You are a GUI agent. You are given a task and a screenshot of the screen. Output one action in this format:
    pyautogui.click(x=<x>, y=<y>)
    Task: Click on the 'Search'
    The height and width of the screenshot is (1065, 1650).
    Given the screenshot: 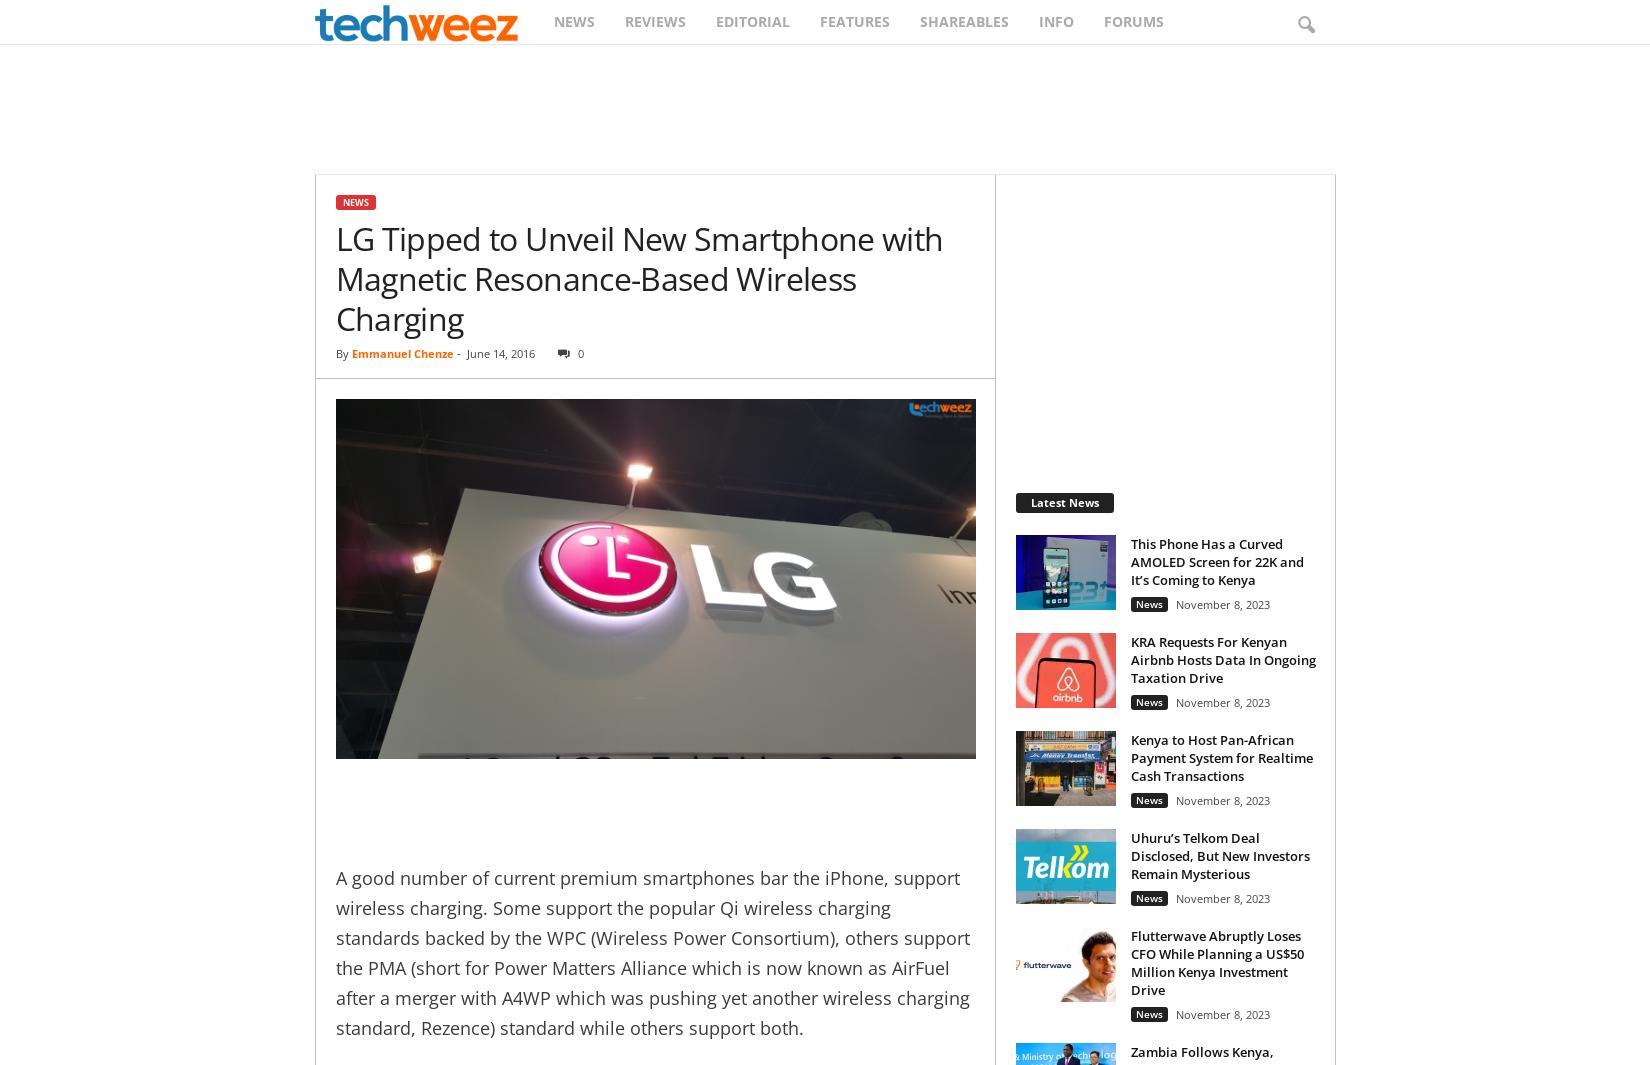 What is the action you would take?
    pyautogui.click(x=823, y=86)
    